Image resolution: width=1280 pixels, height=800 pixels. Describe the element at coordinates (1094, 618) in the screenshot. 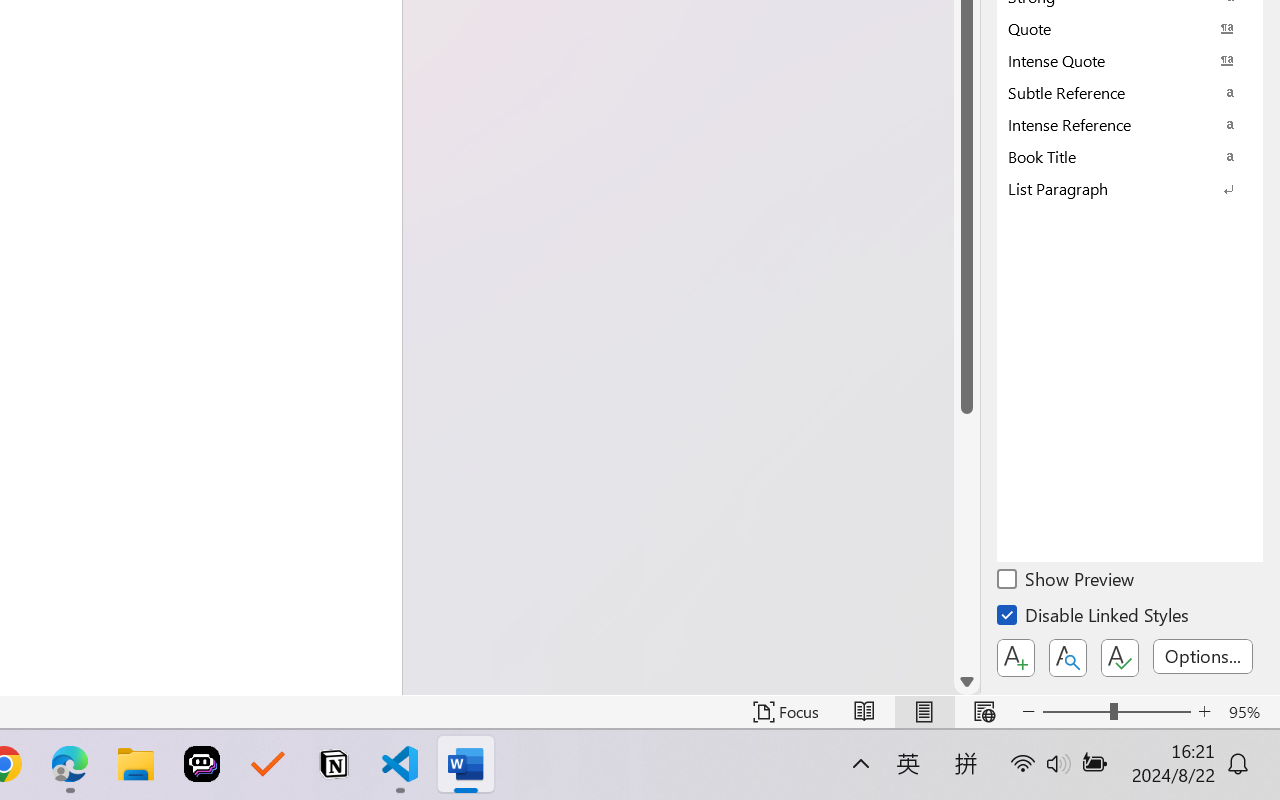

I see `'Disable Linked Styles'` at that location.